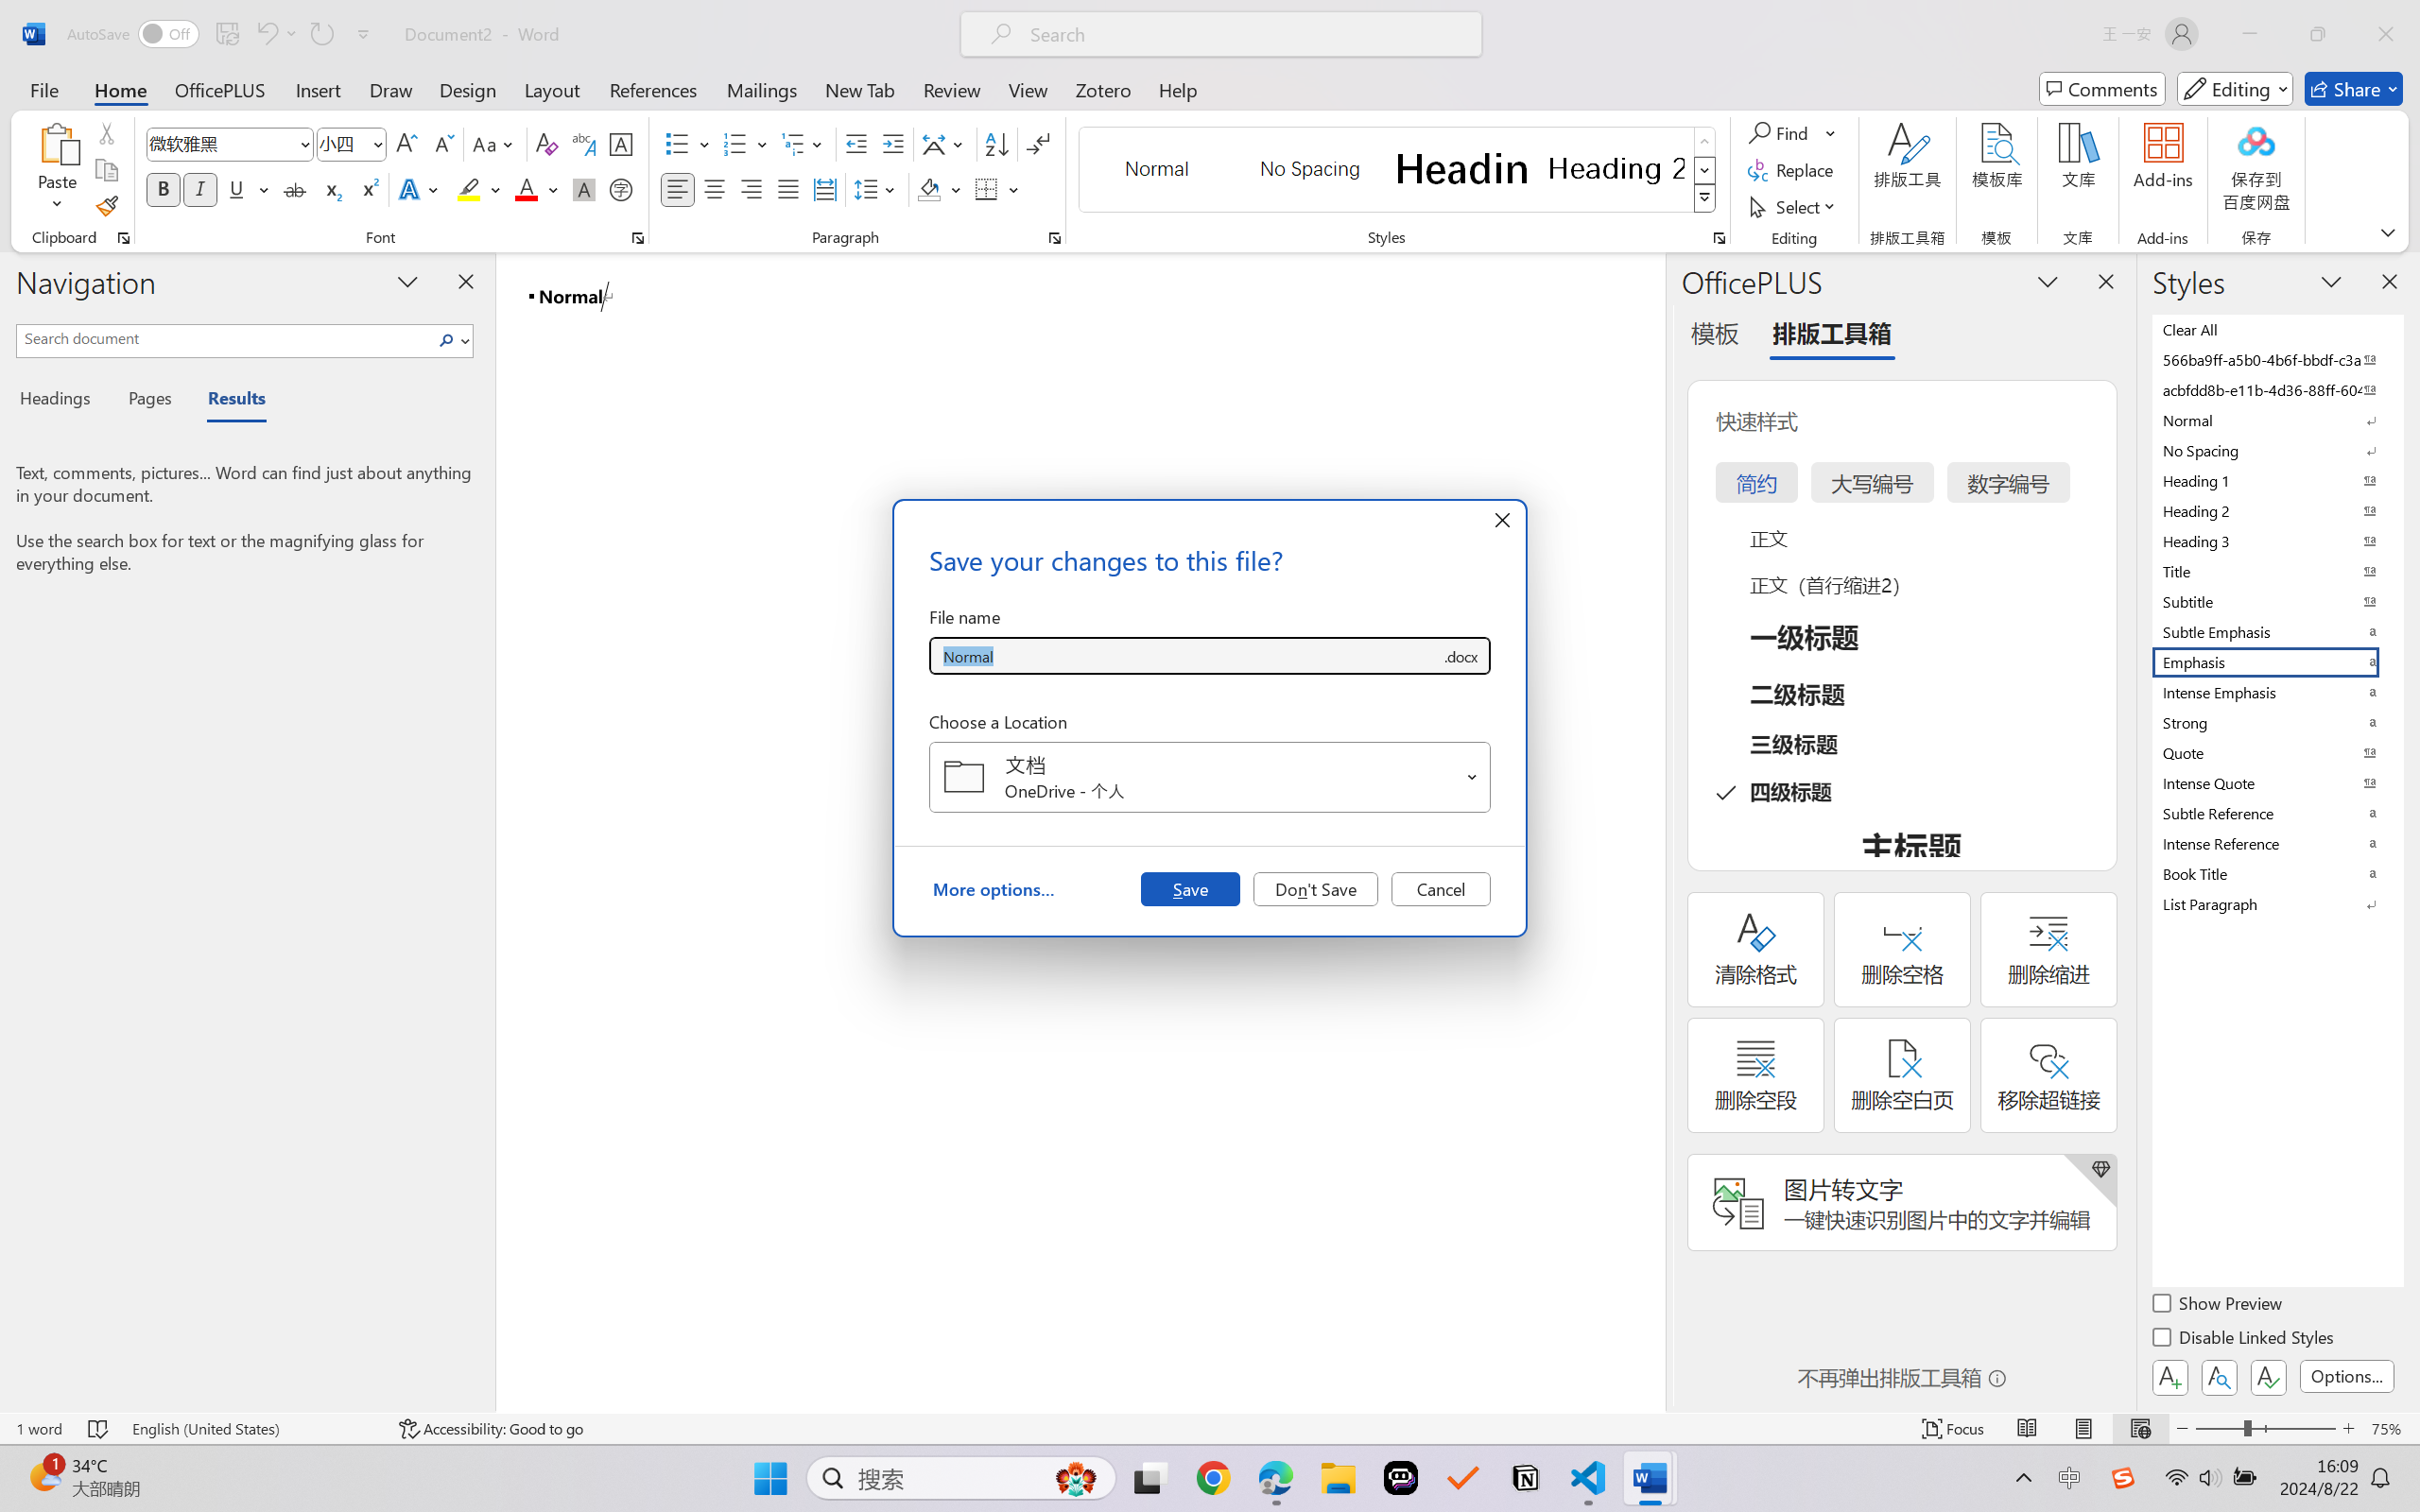 The width and height of the screenshot is (2420, 1512). Describe the element at coordinates (265, 33) in the screenshot. I see `'Undo Style'` at that location.